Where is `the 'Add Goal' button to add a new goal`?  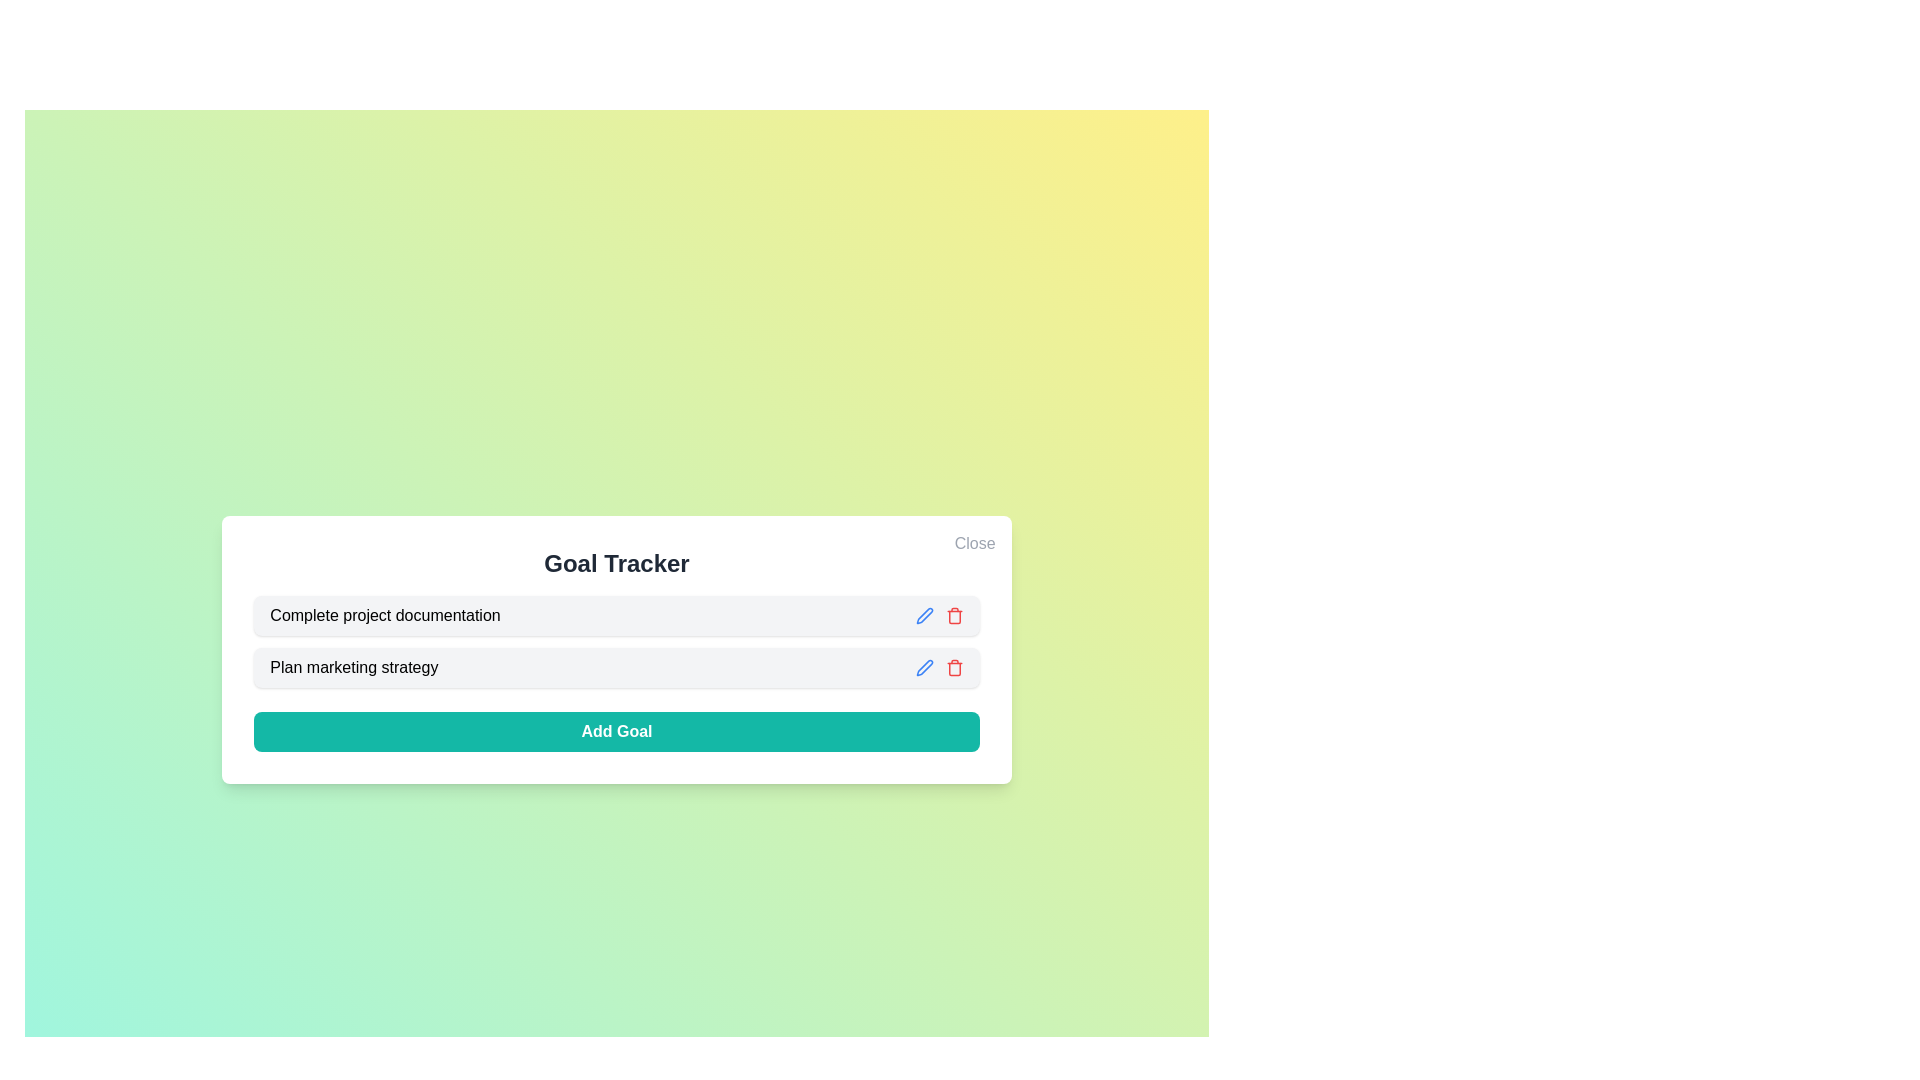 the 'Add Goal' button to add a new goal is located at coordinates (615, 732).